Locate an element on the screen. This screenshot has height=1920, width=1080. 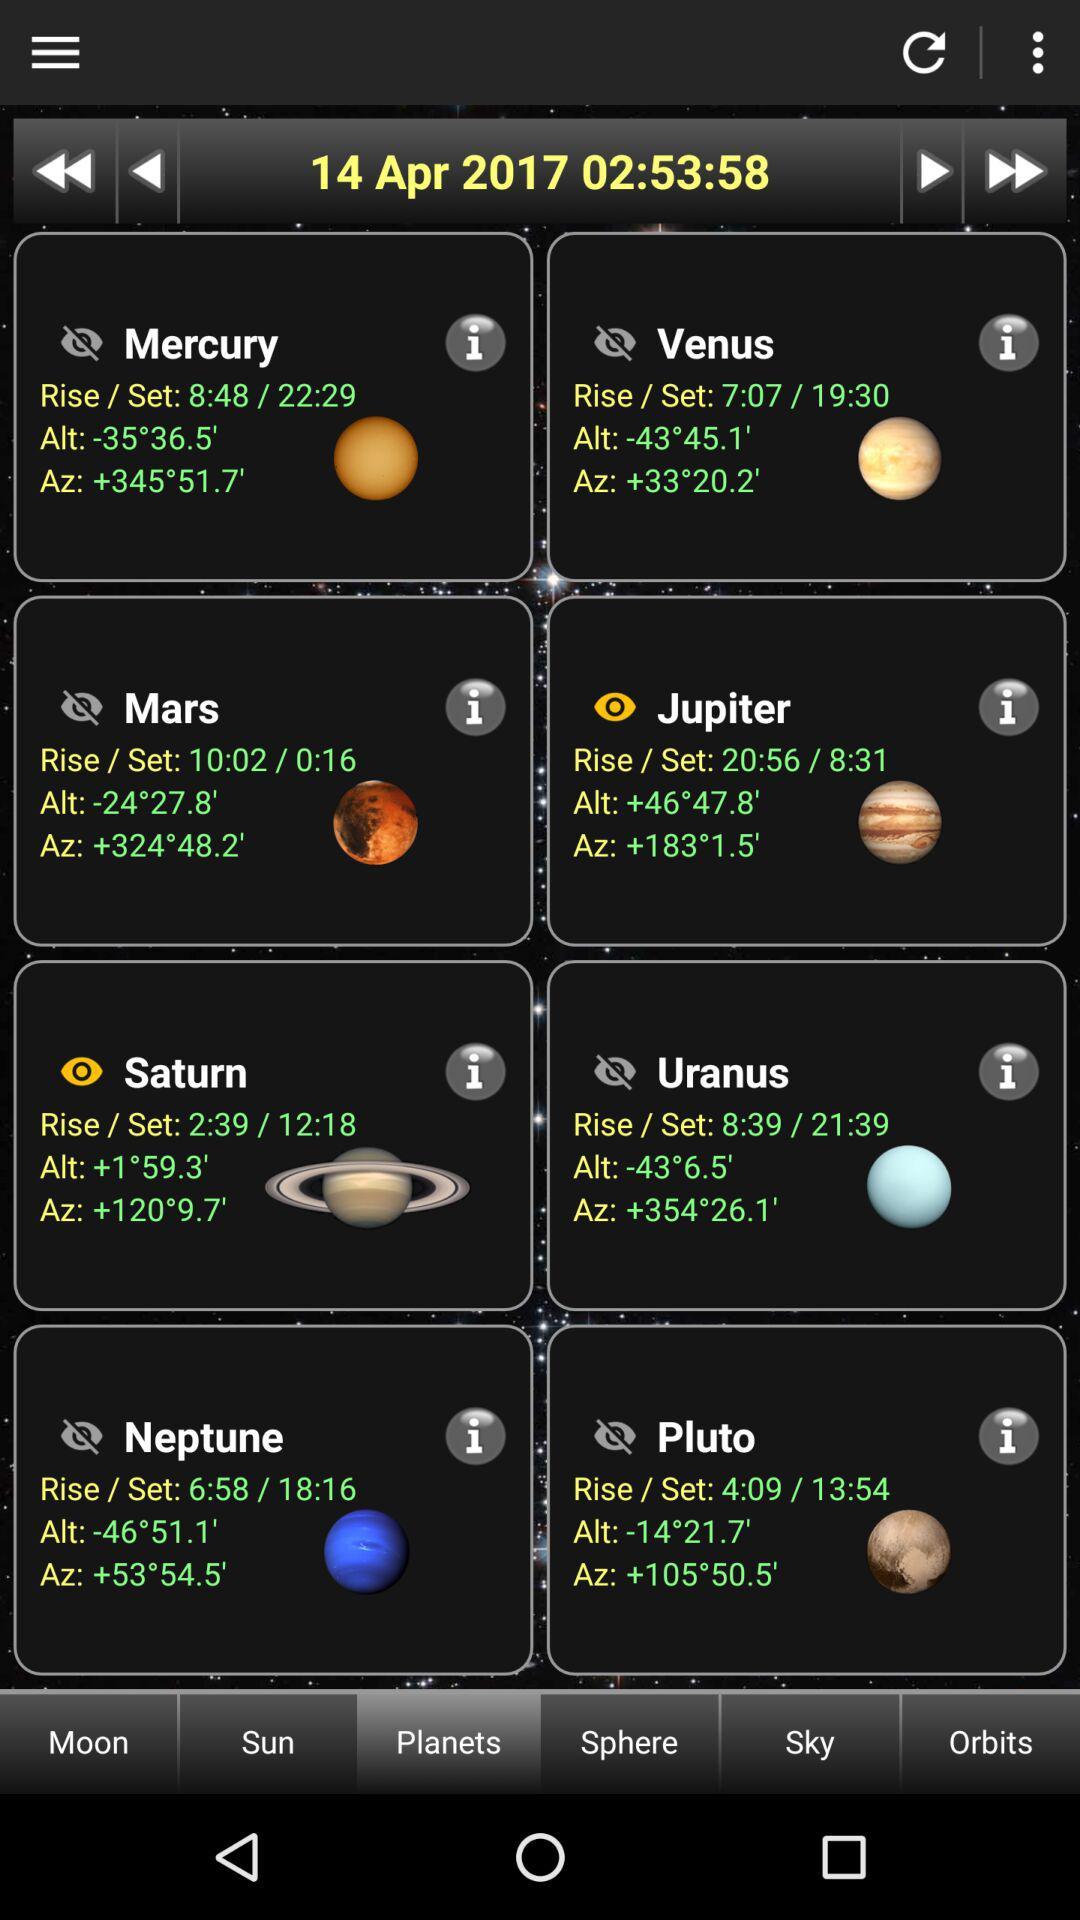
item to the left of 02:53:58 icon is located at coordinates (444, 171).